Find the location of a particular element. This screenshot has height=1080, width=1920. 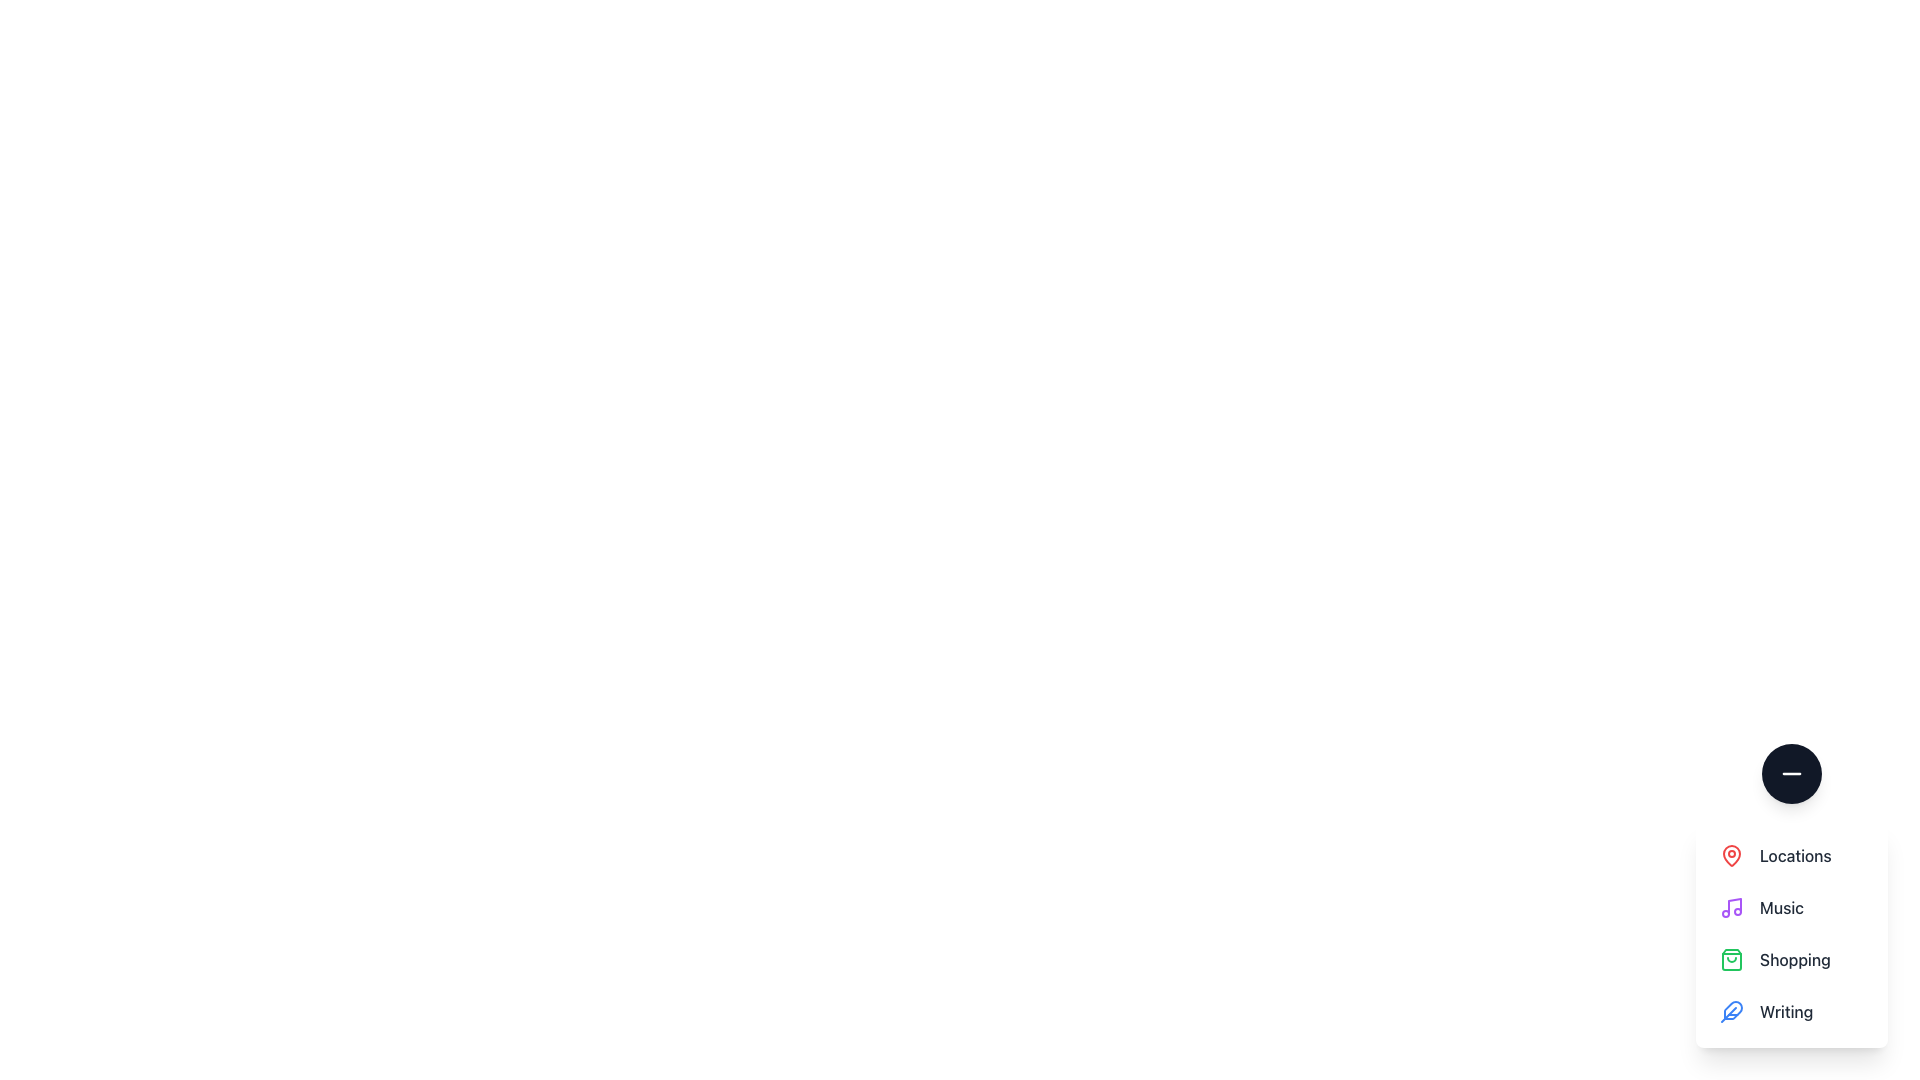

the text label that reads 'Writing', which is styled in dark gray (#4A4A4A) and is located under the 'Shopping' label in the vertical menu is located at coordinates (1786, 1011).